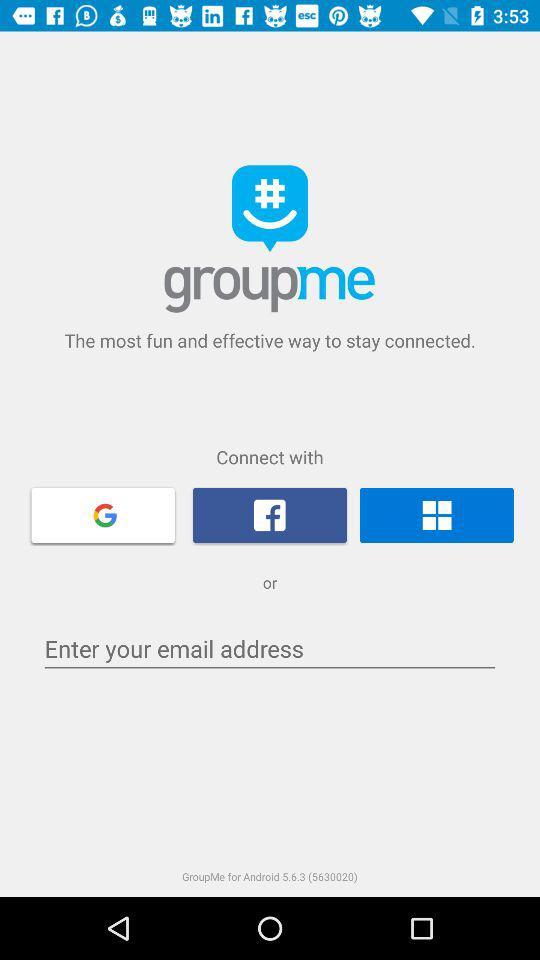  Describe the element at coordinates (270, 648) in the screenshot. I see `email text field` at that location.